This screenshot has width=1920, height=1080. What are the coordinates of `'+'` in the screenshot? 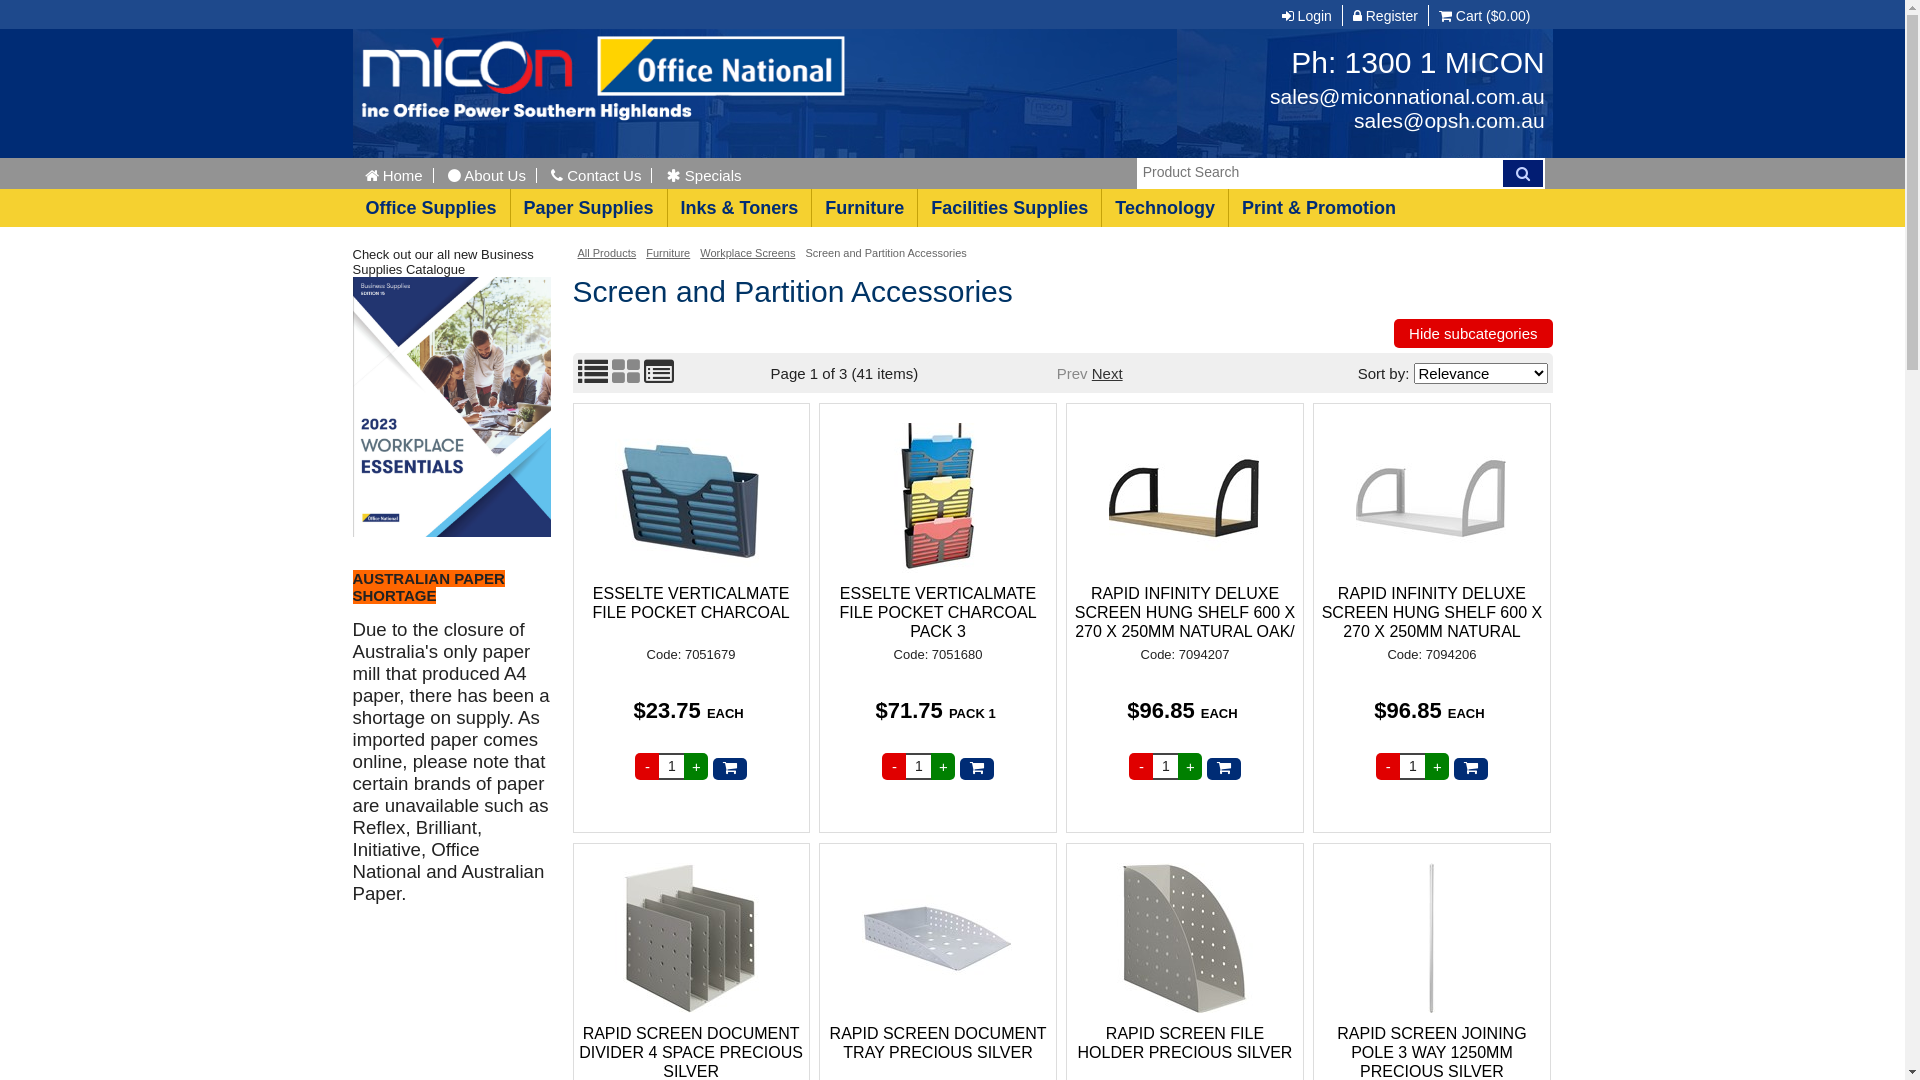 It's located at (941, 765).